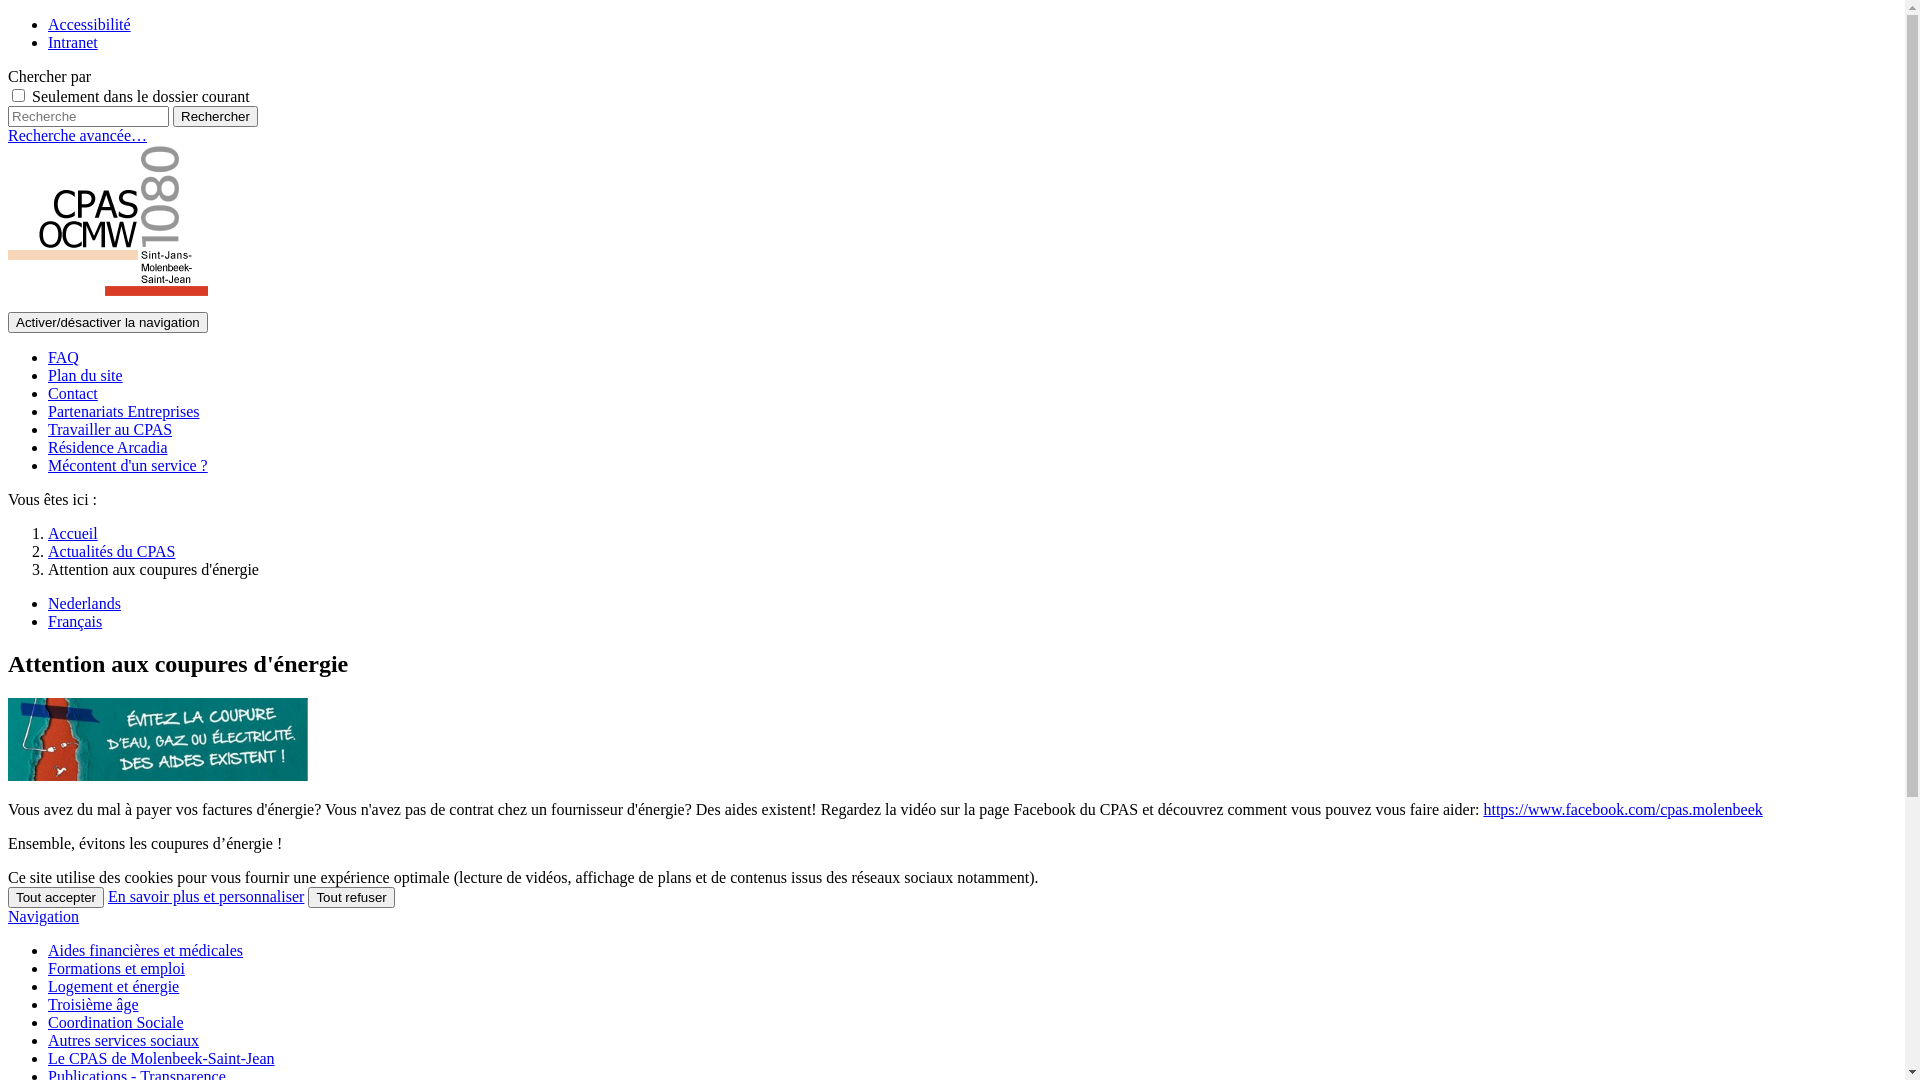  I want to click on 'Contact', so click(48, 393).